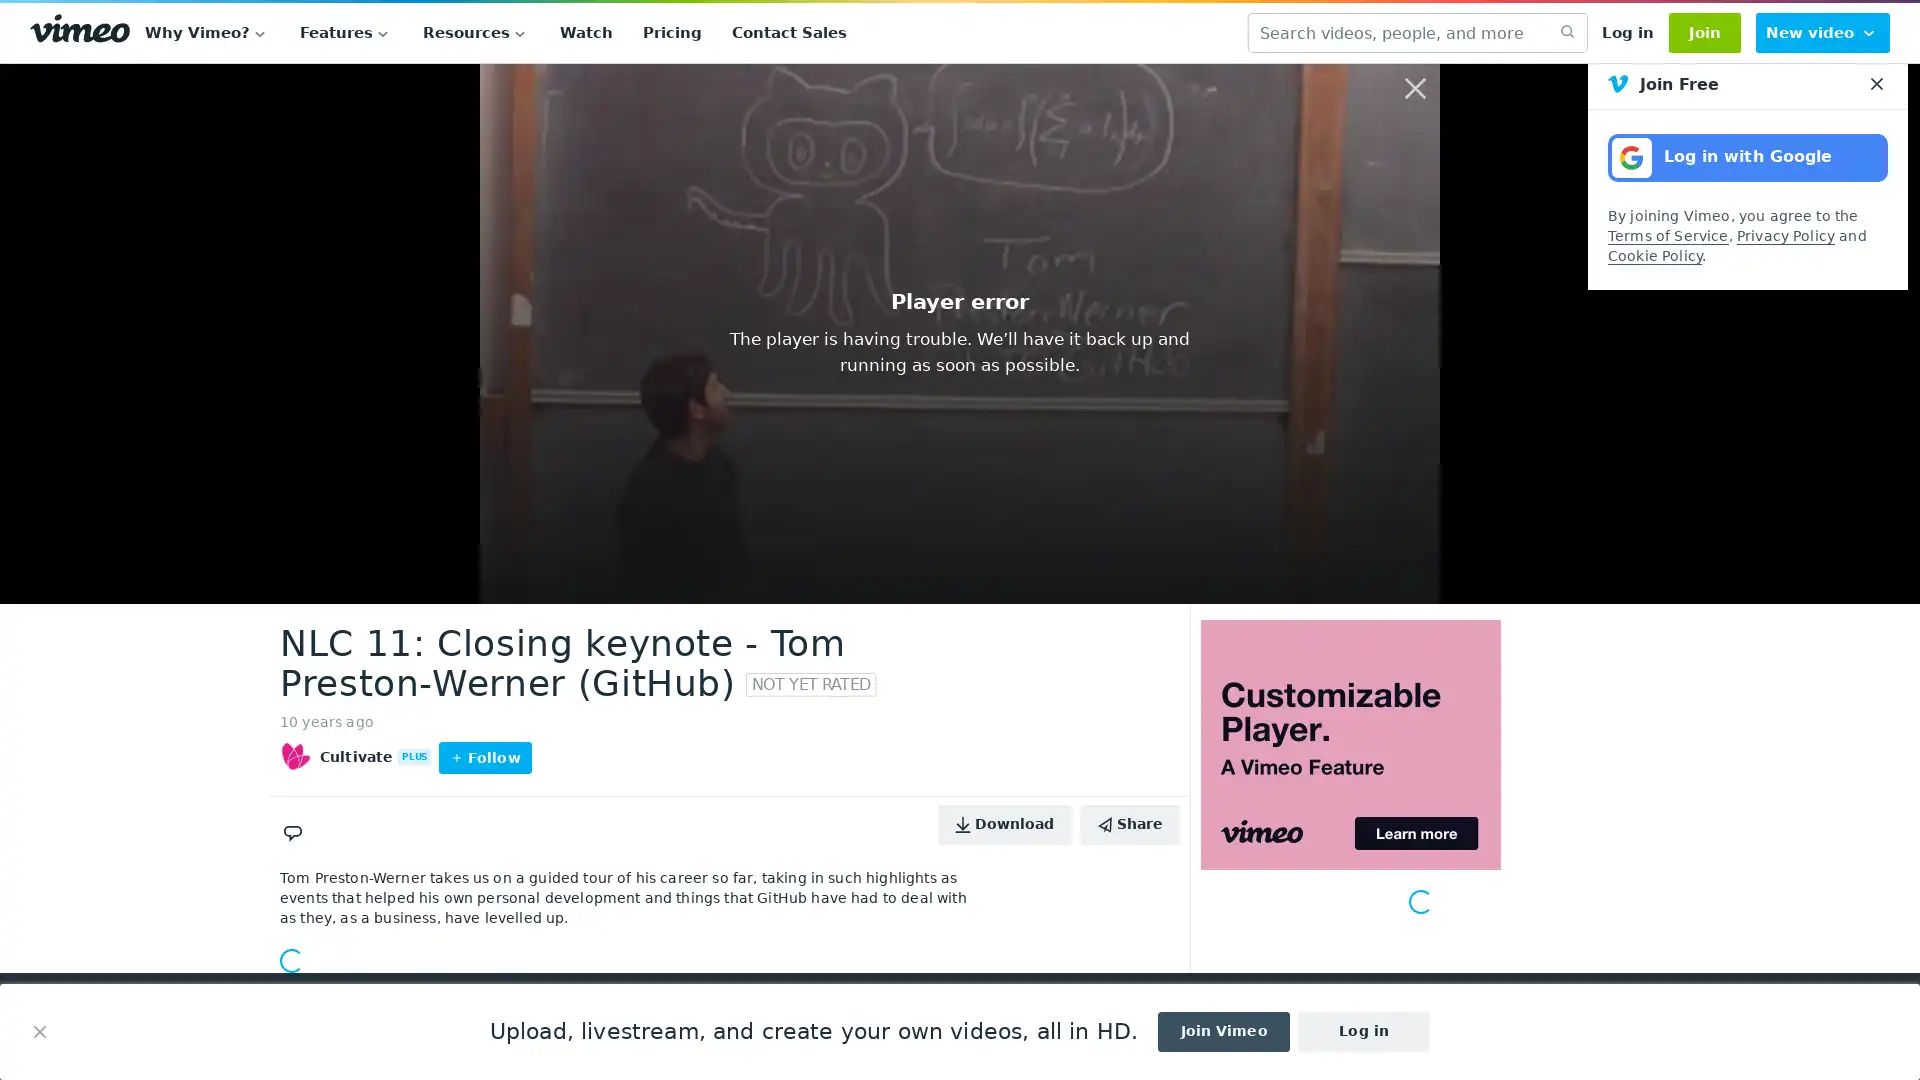 The image size is (1920, 1080). What do you see at coordinates (1223, 1032) in the screenshot?
I see `Join Vimeo` at bounding box center [1223, 1032].